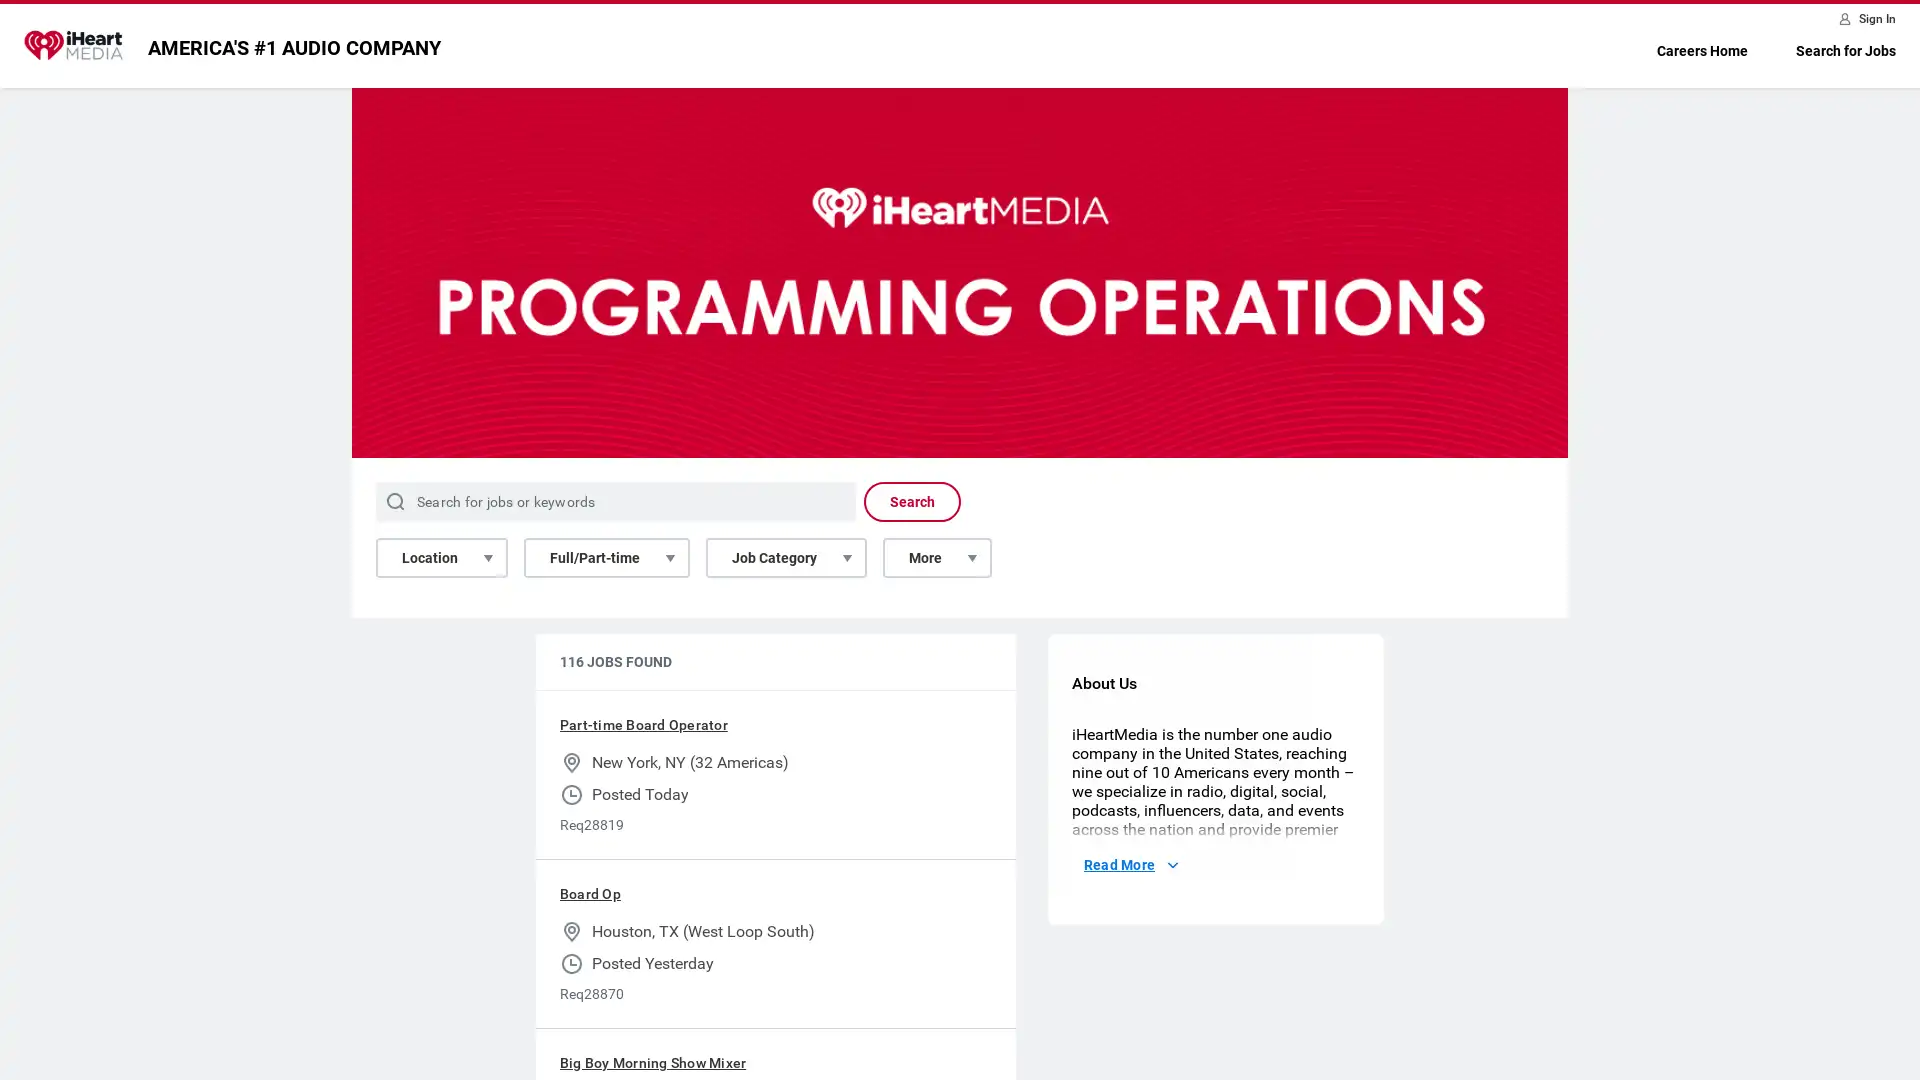 This screenshot has height=1080, width=1920. What do you see at coordinates (1865, 18) in the screenshot?
I see `Sign In` at bounding box center [1865, 18].